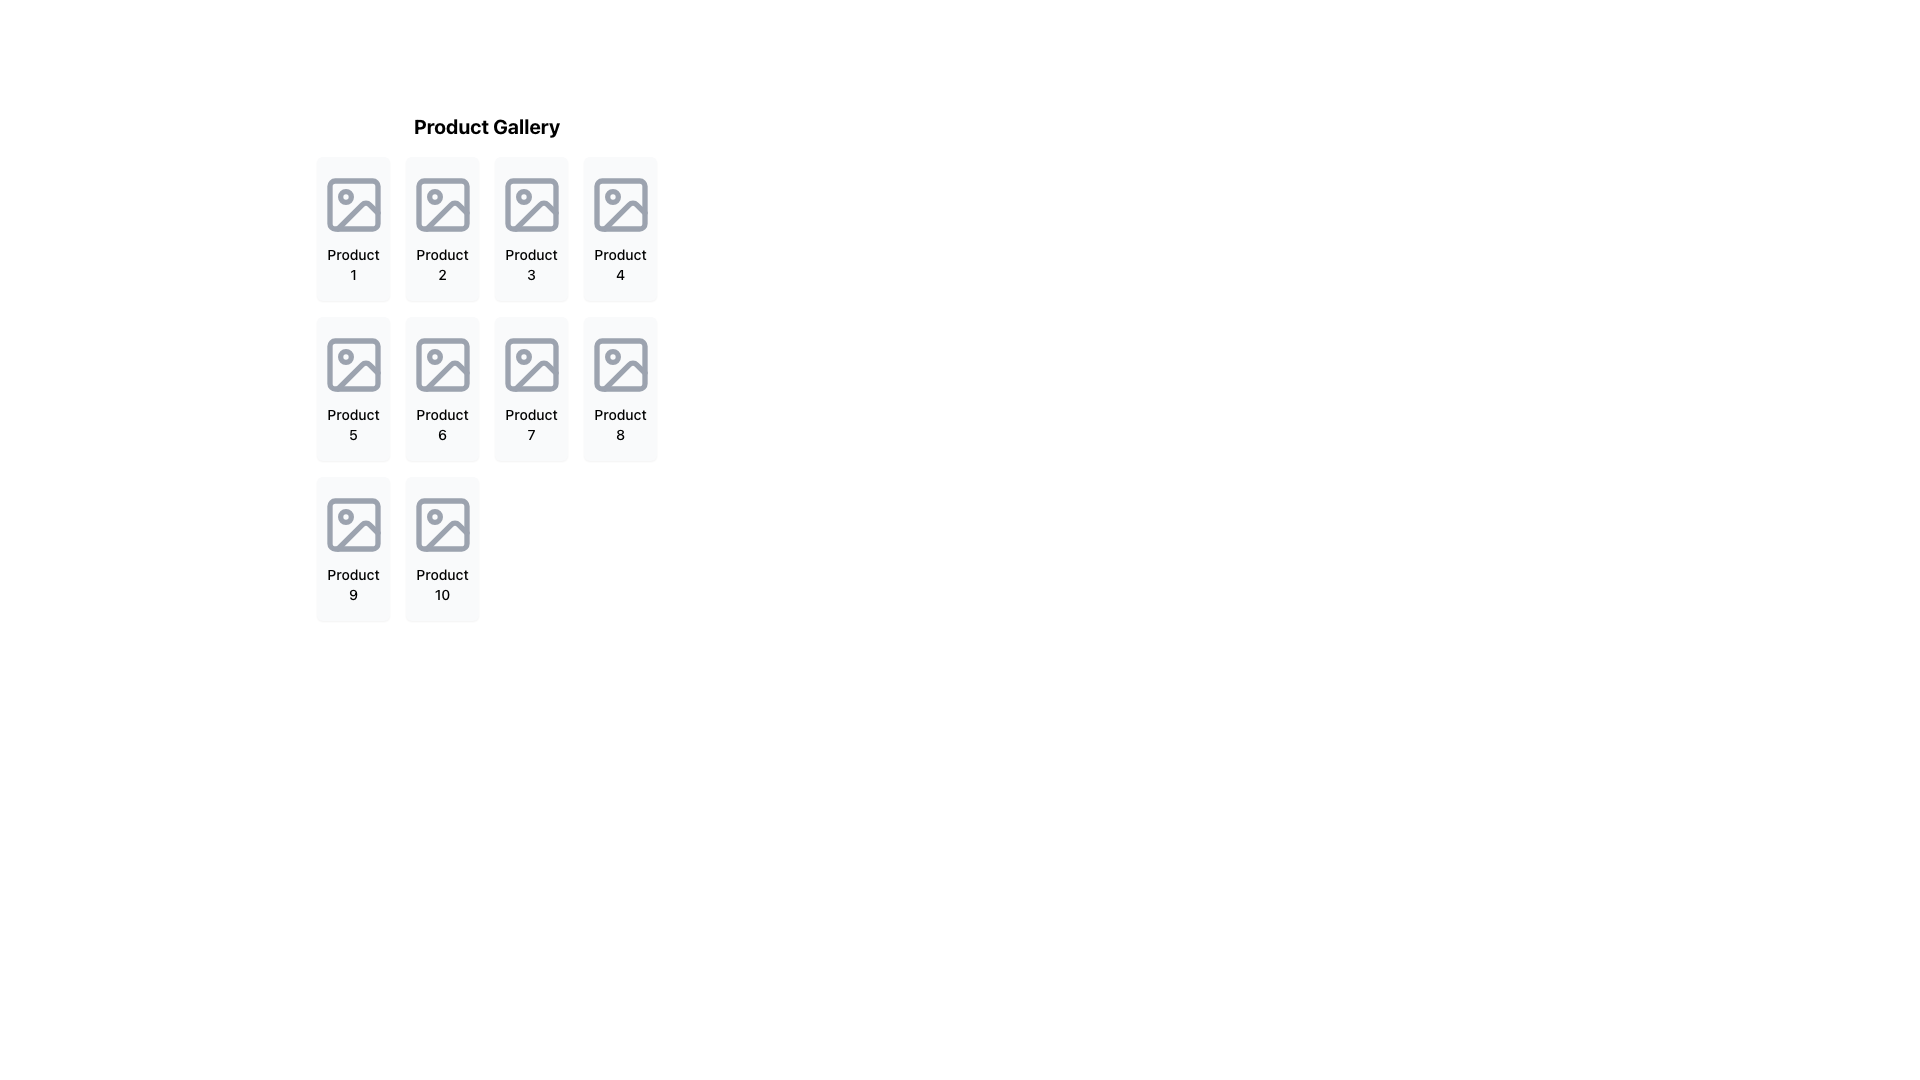 This screenshot has width=1920, height=1080. What do you see at coordinates (531, 204) in the screenshot?
I see `the decorative rectangular graphics component located in the upper-left corner of the icon resembling an image placeholder, which is the third entry in the top row of the product thumbnails grid` at bounding box center [531, 204].